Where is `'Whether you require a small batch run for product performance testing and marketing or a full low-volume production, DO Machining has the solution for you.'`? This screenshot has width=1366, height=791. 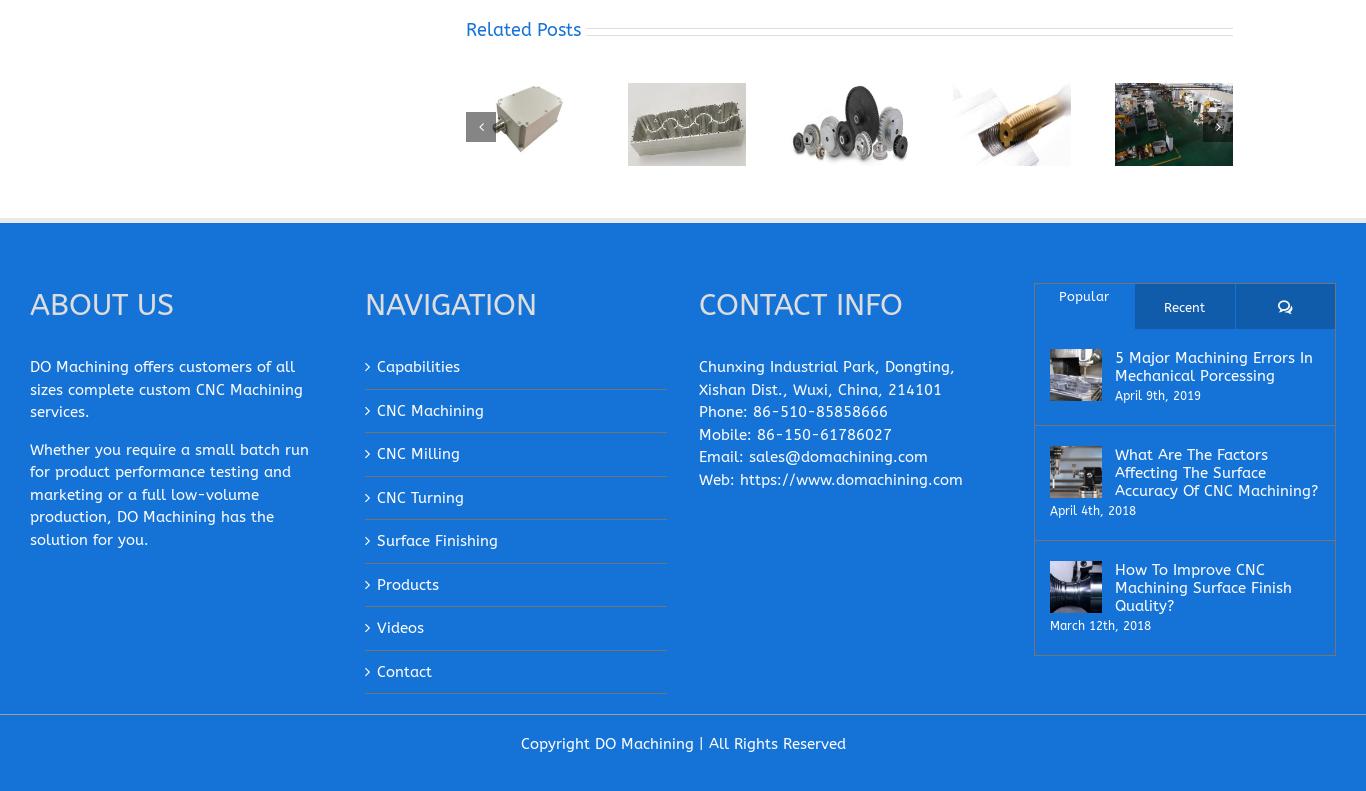 'Whether you require a small batch run for product performance testing and marketing or a full low-volume production, DO Machining has the solution for you.' is located at coordinates (168, 495).